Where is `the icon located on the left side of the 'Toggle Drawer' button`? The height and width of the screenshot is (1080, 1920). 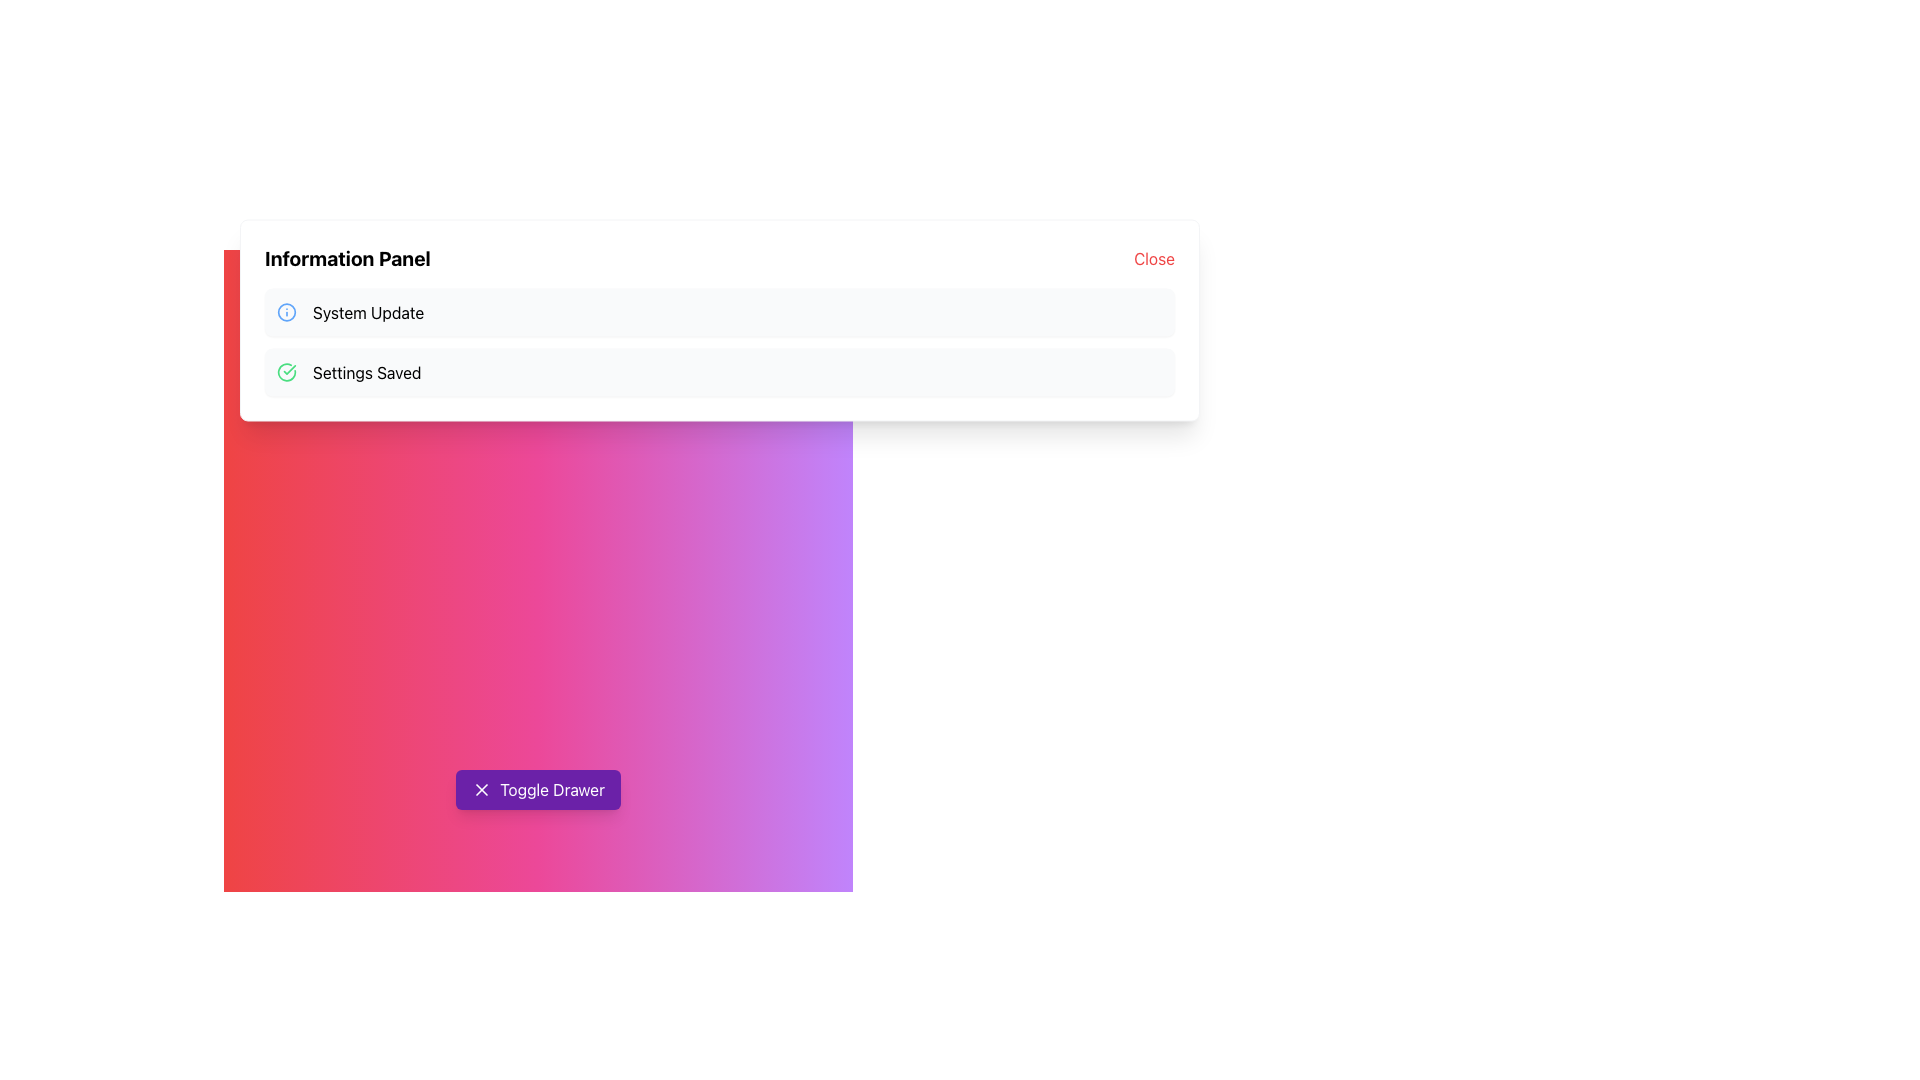
the icon located on the left side of the 'Toggle Drawer' button is located at coordinates (482, 789).